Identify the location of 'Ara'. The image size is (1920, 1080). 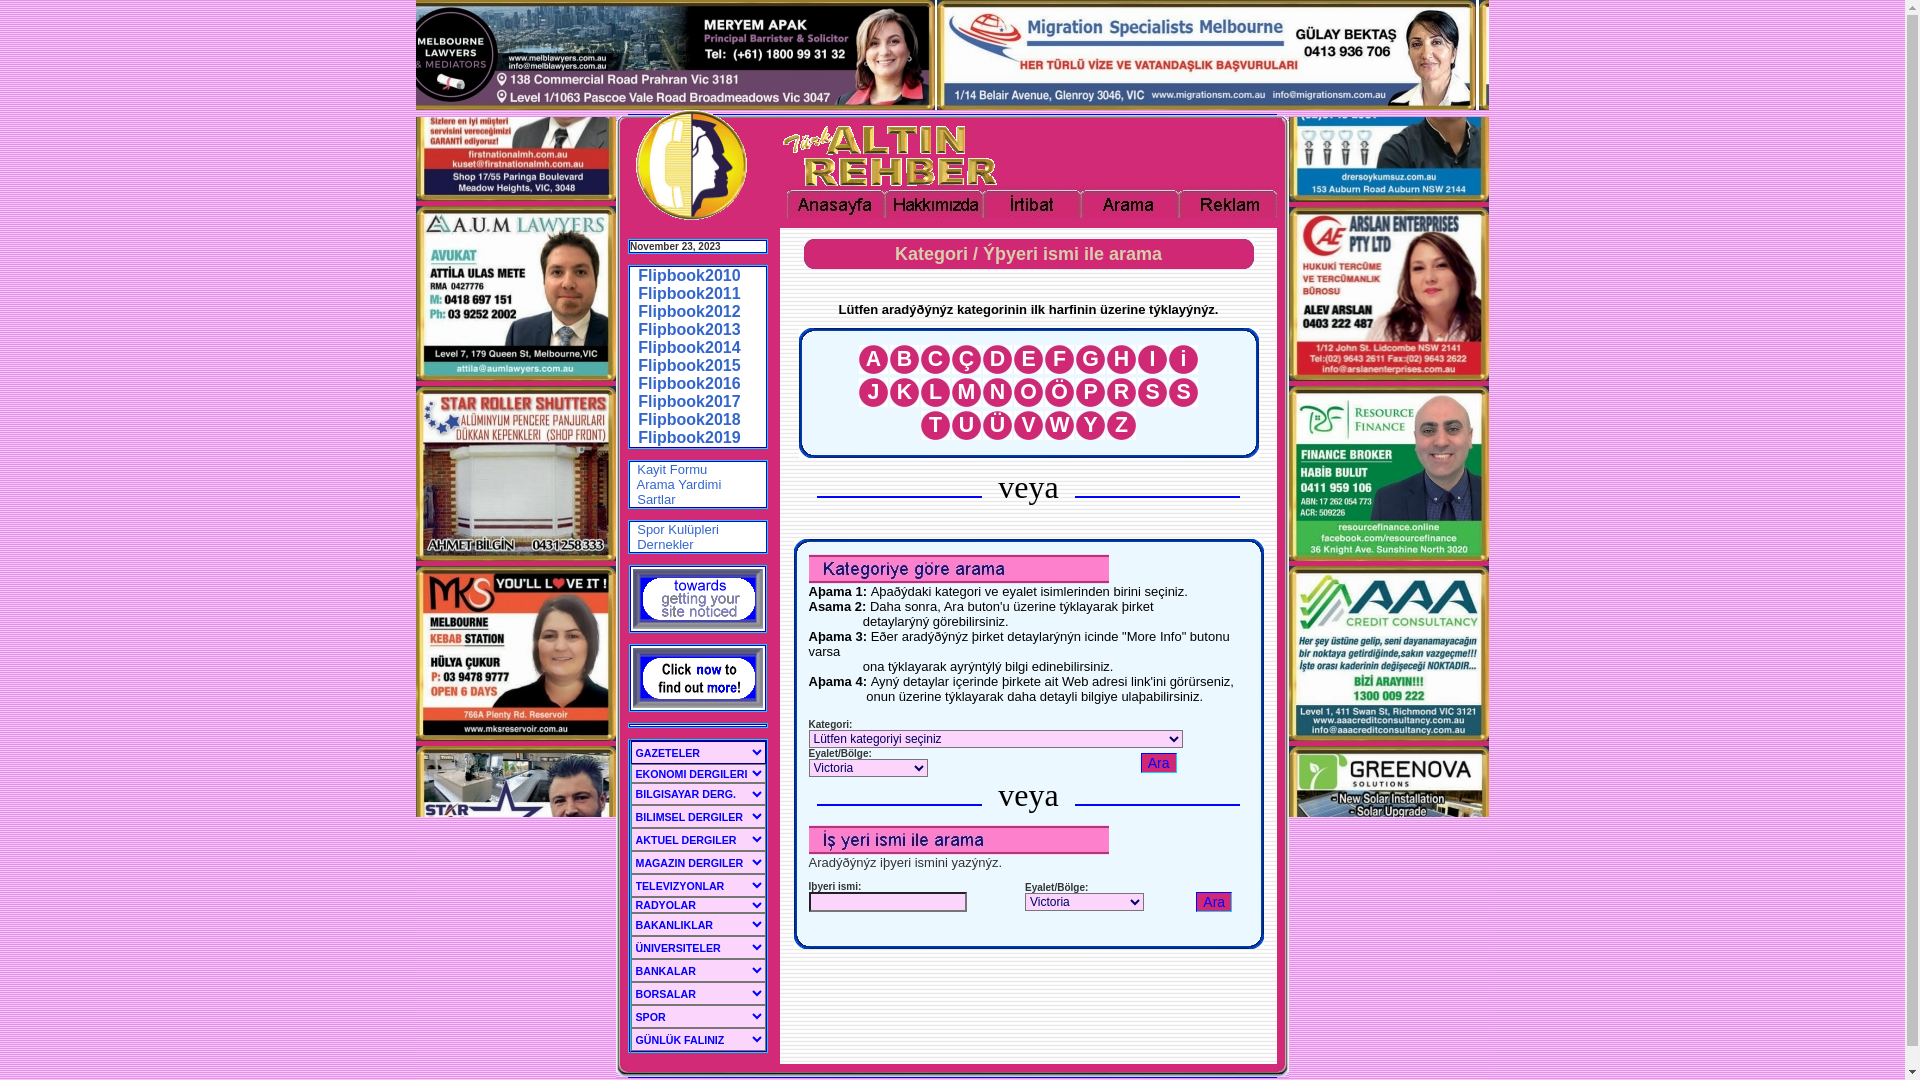
(1158, 762).